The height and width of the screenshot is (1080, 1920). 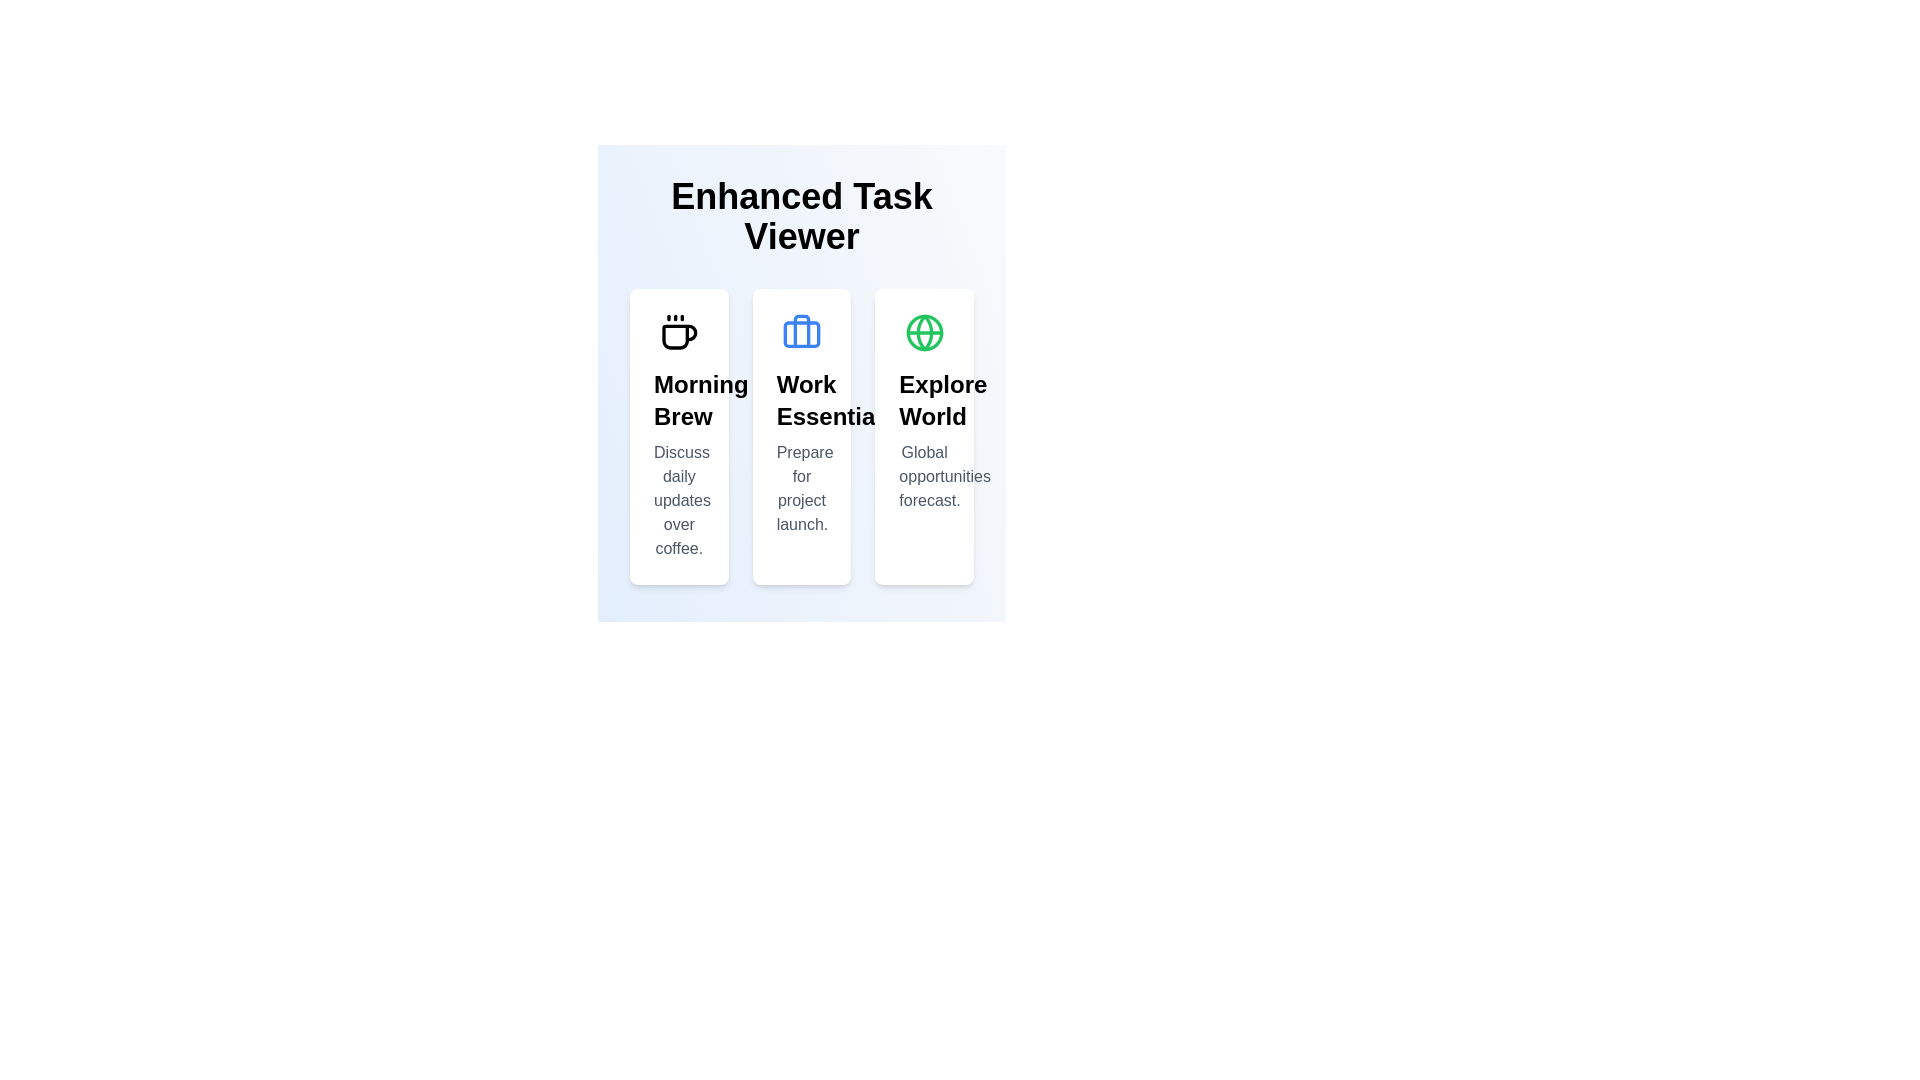 I want to click on the central circular part of the globe icon in the 'Explore World' card, which visually conveys global opportunities, so click(x=923, y=331).